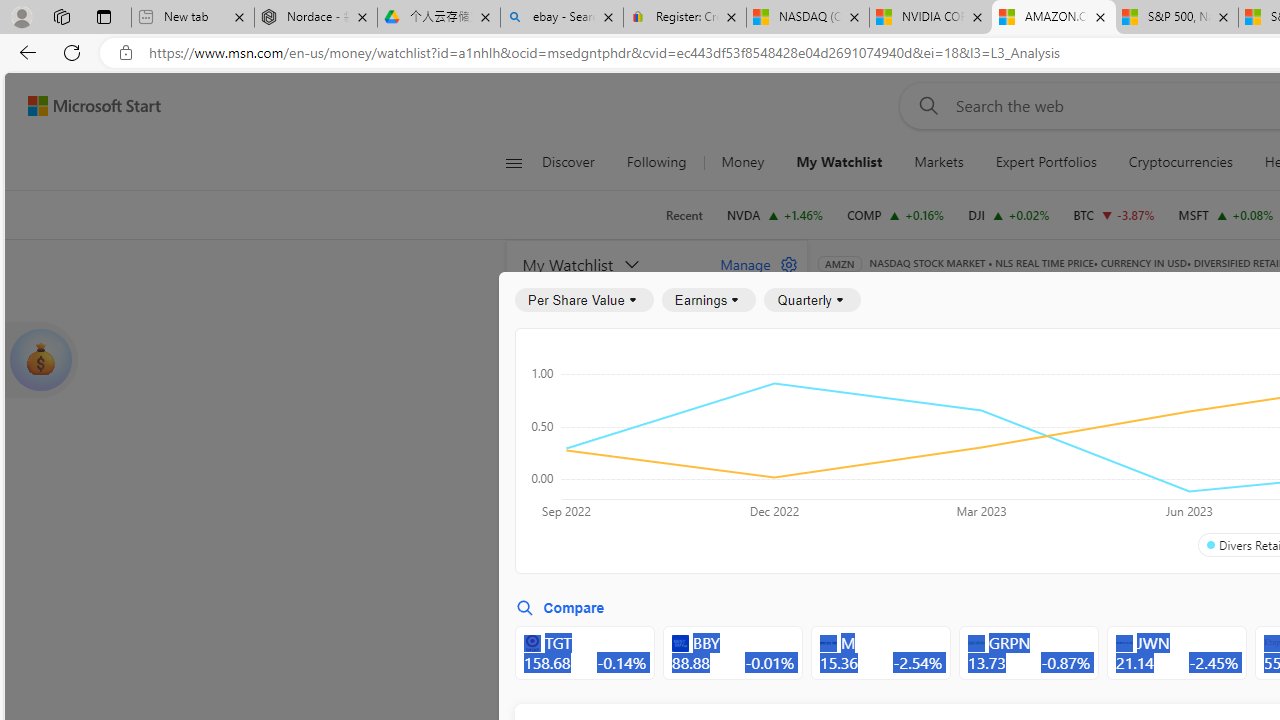  I want to click on 'Manage', so click(750, 263).